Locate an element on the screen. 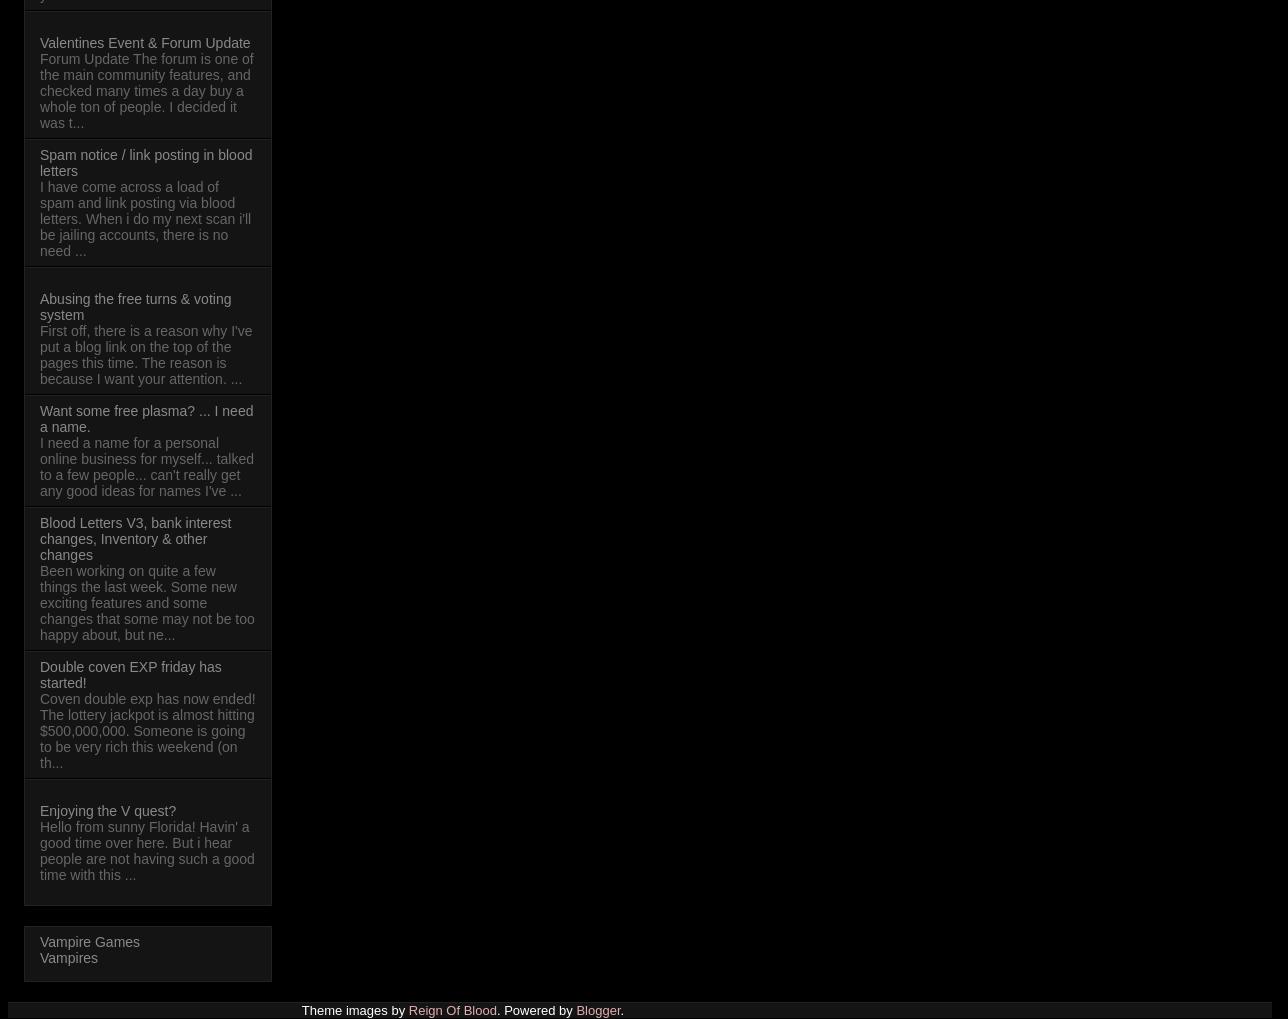 This screenshot has height=1019, width=1288. '.' is located at coordinates (620, 1009).